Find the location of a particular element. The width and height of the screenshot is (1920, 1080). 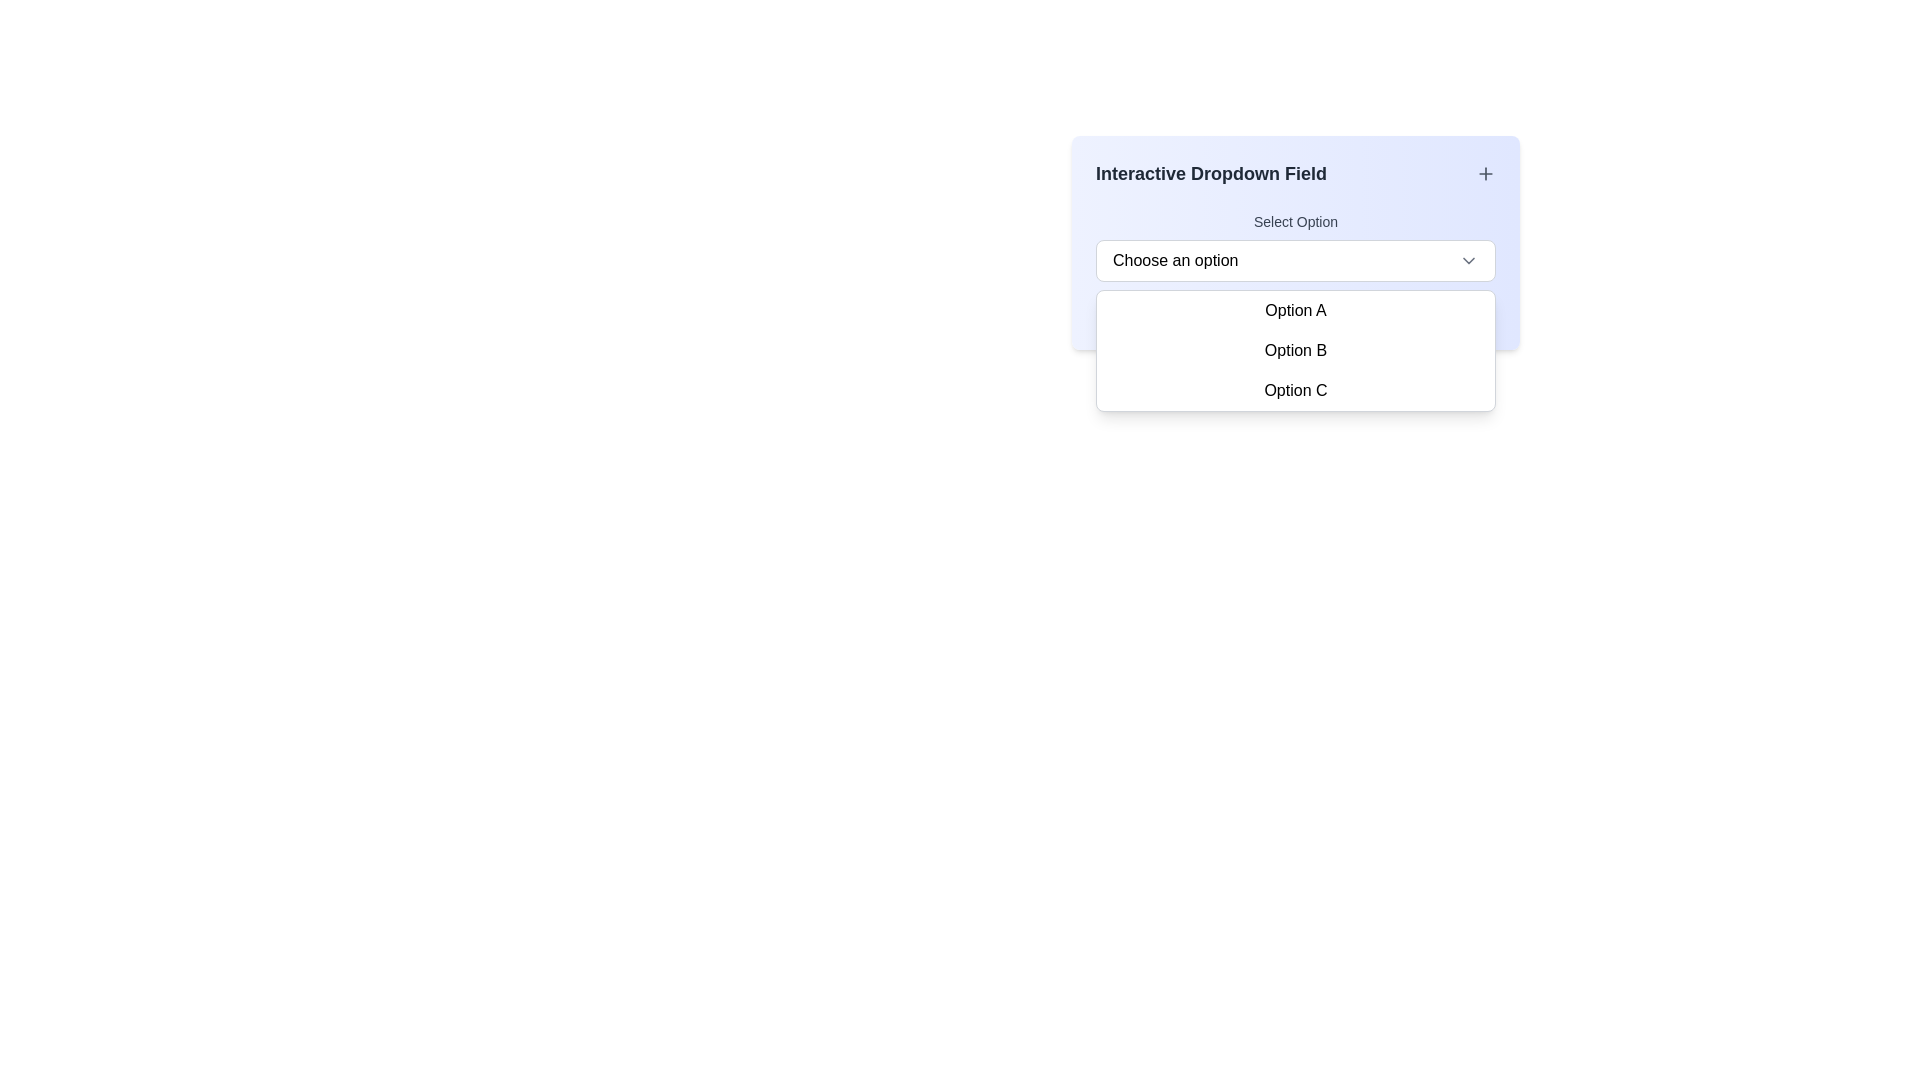

instructional text label that says 'Please select one of the options for further action.' located at the top of the dropdown interface is located at coordinates (1277, 315).